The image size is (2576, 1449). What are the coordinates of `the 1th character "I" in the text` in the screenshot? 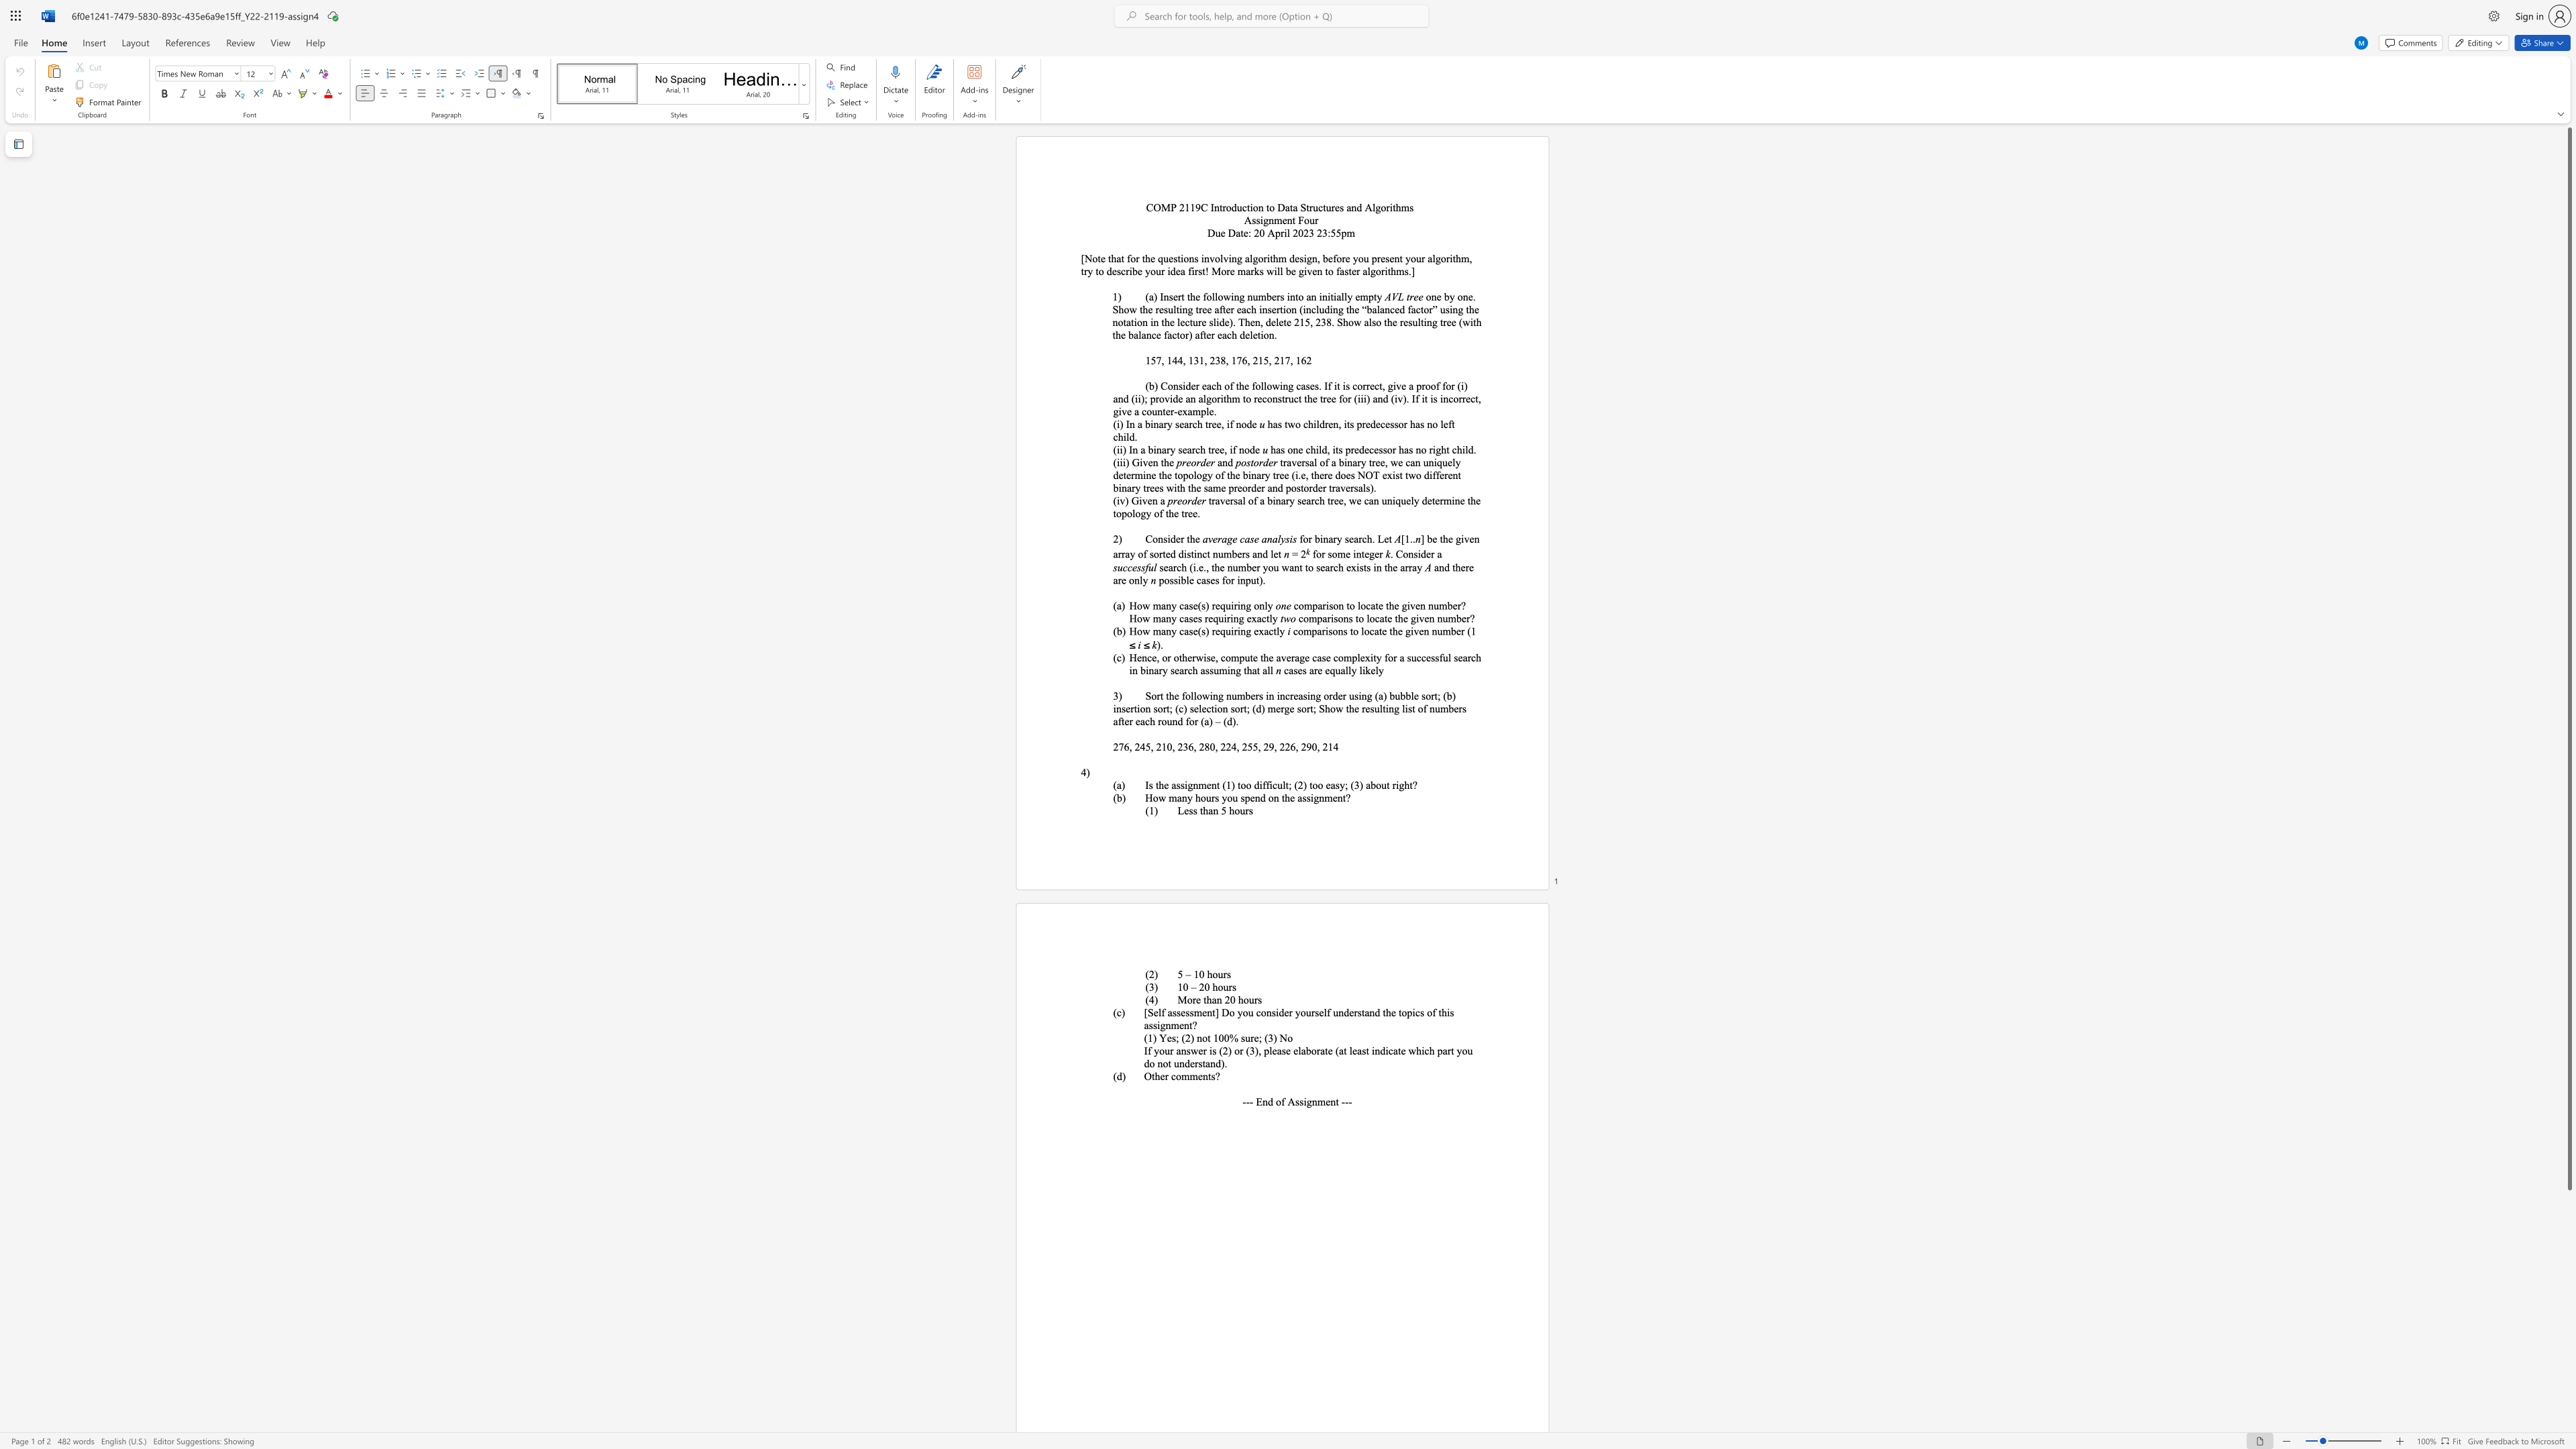 It's located at (1326, 386).